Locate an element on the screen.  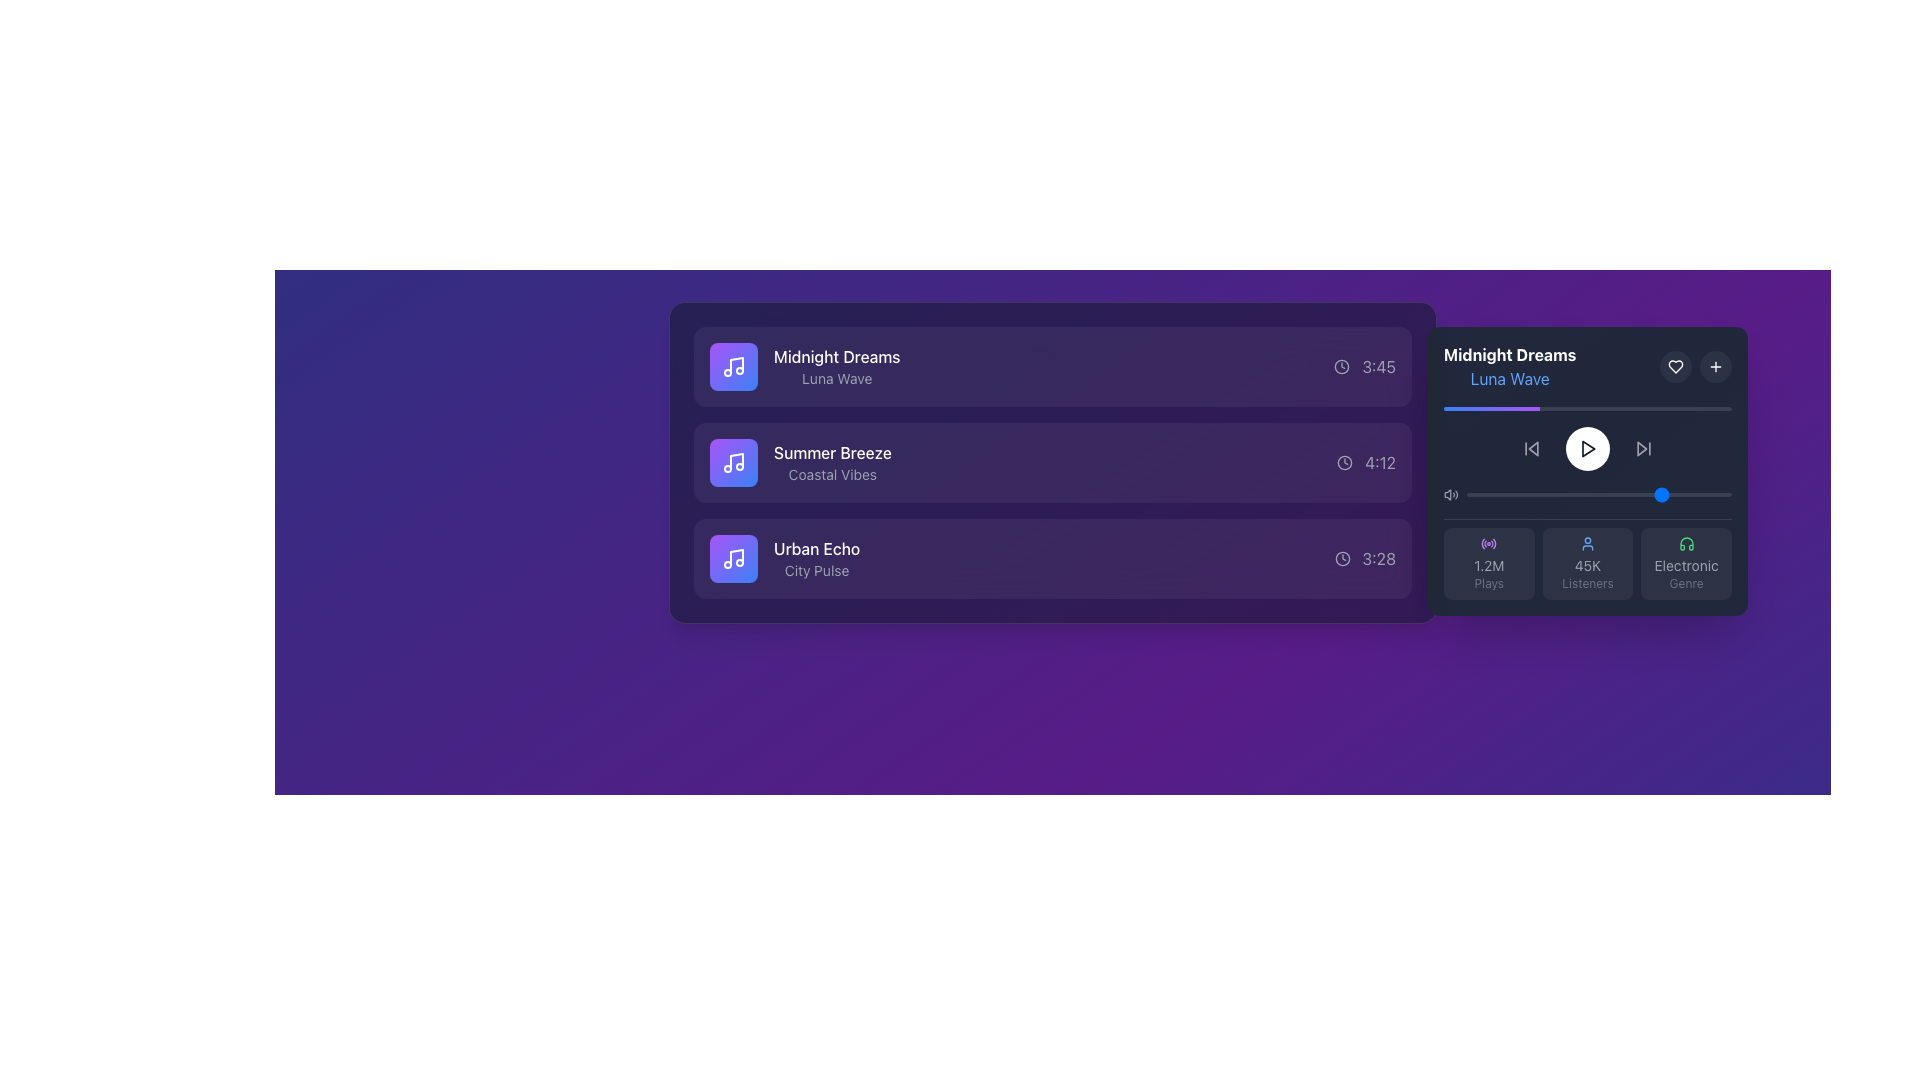
the slider is located at coordinates (1641, 494).